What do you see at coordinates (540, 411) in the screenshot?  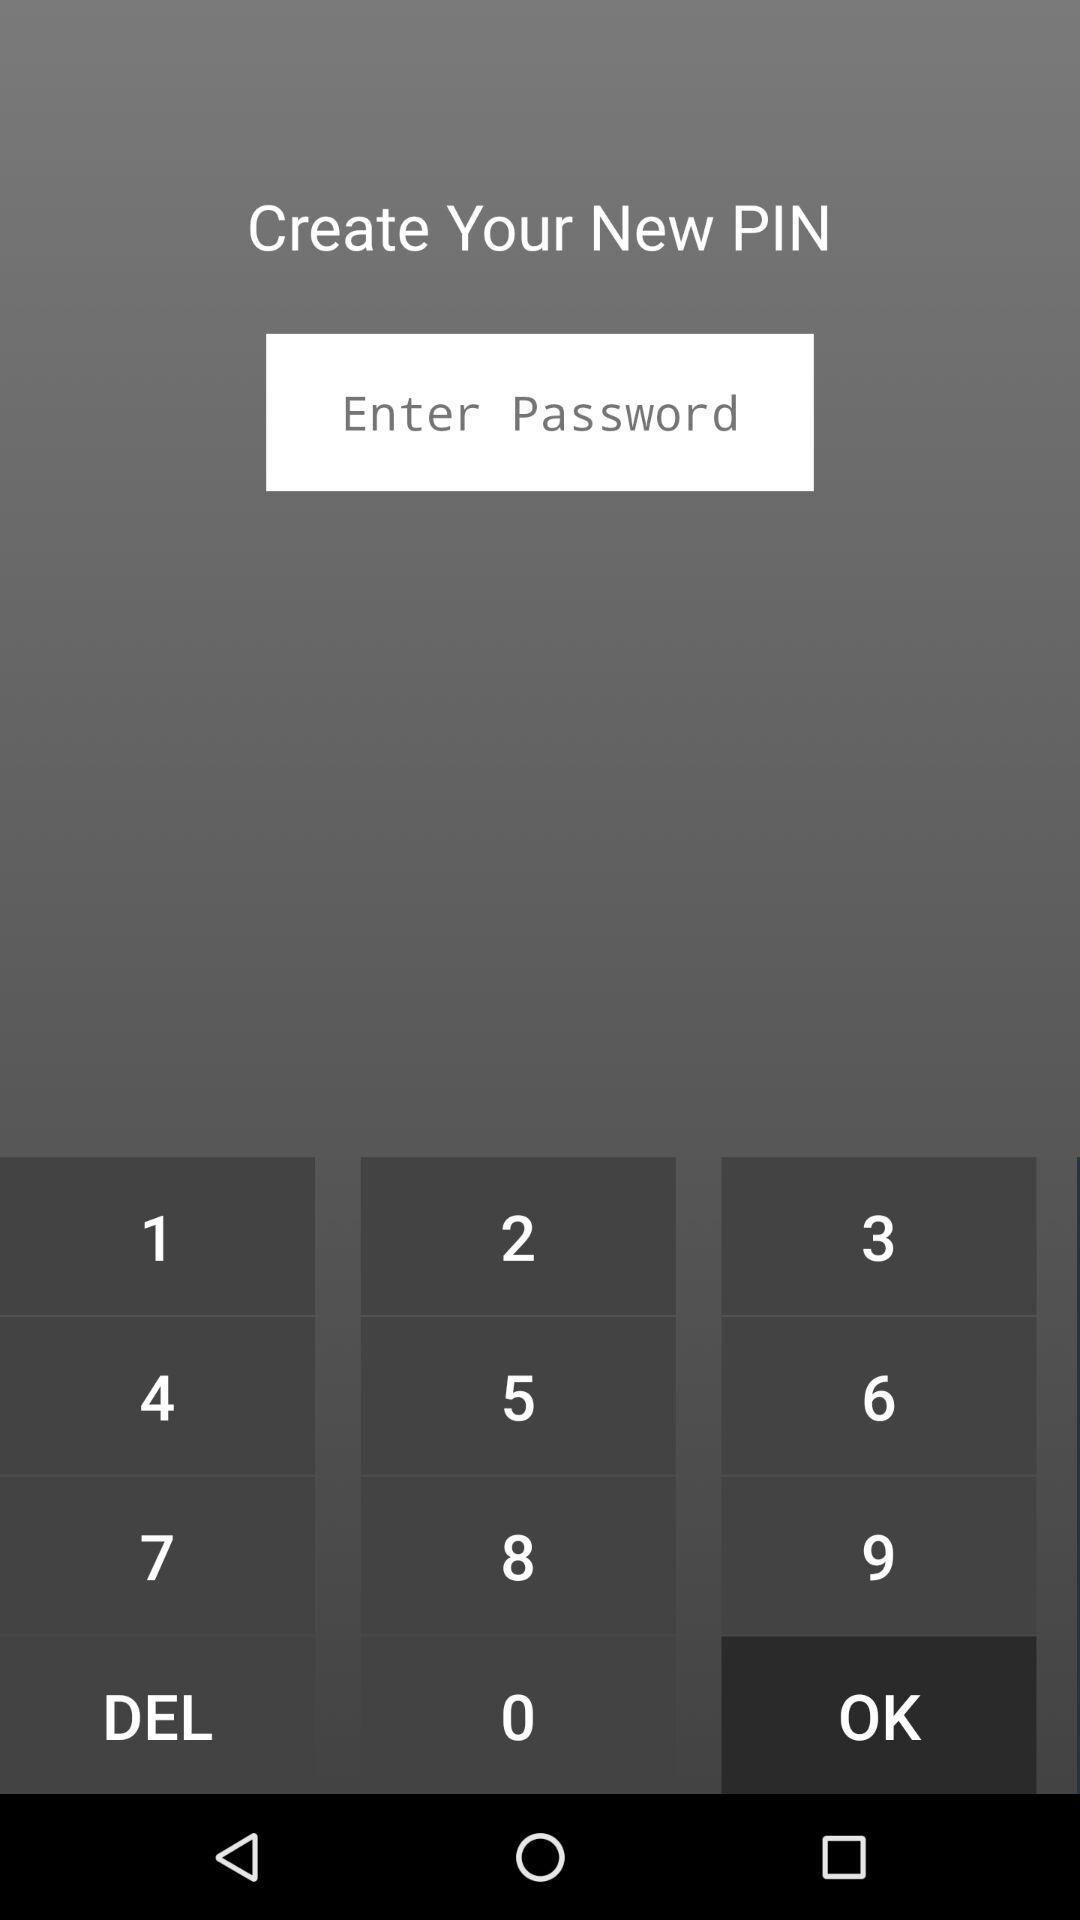 I see `password input field` at bounding box center [540, 411].